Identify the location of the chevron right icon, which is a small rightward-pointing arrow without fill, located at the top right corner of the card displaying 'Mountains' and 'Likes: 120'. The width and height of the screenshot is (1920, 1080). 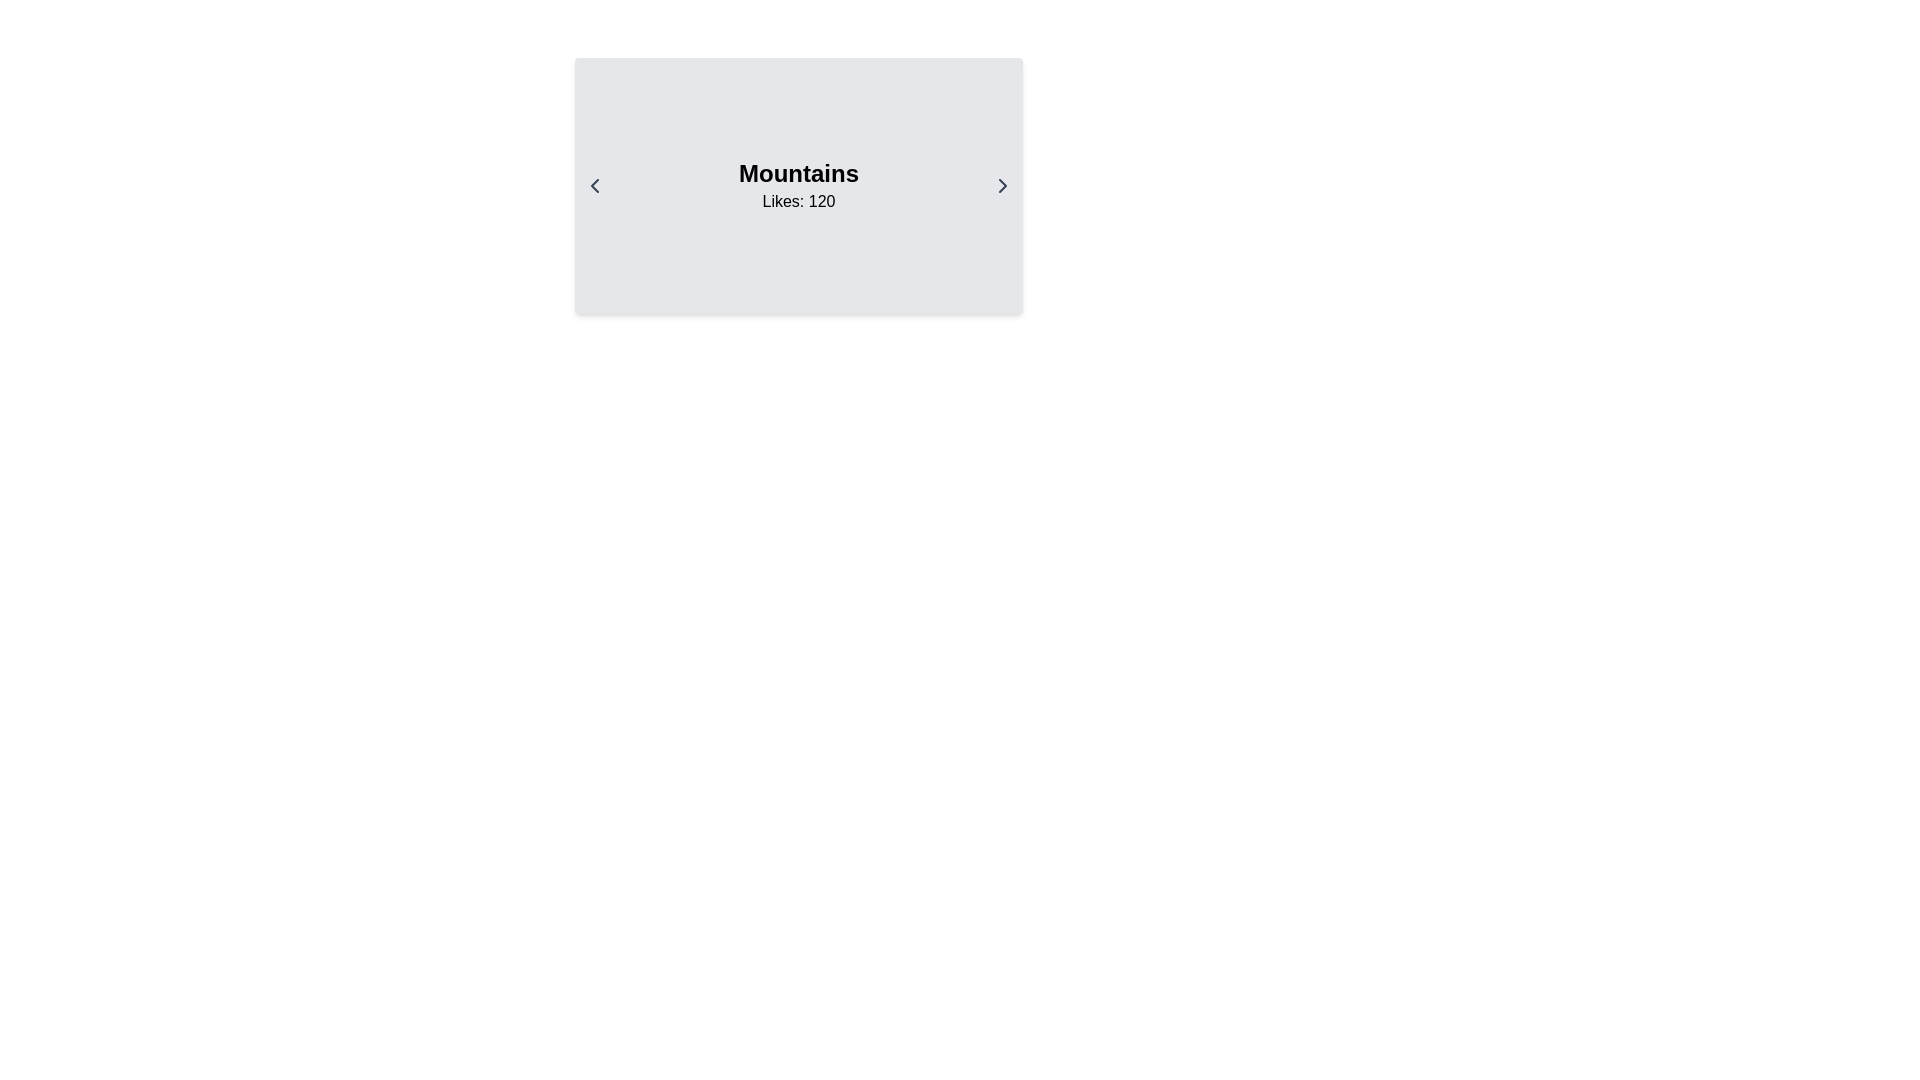
(1003, 185).